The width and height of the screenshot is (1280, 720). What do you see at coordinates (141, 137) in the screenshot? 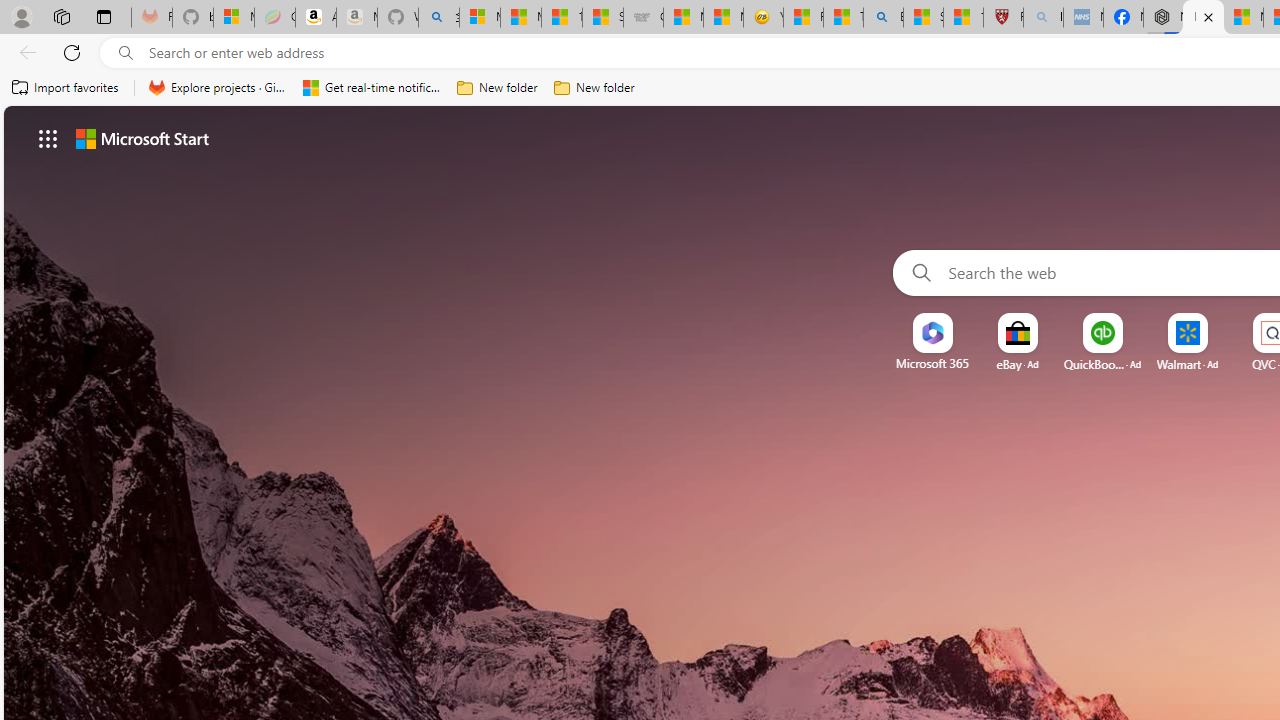
I see `'Microsoft start'` at bounding box center [141, 137].